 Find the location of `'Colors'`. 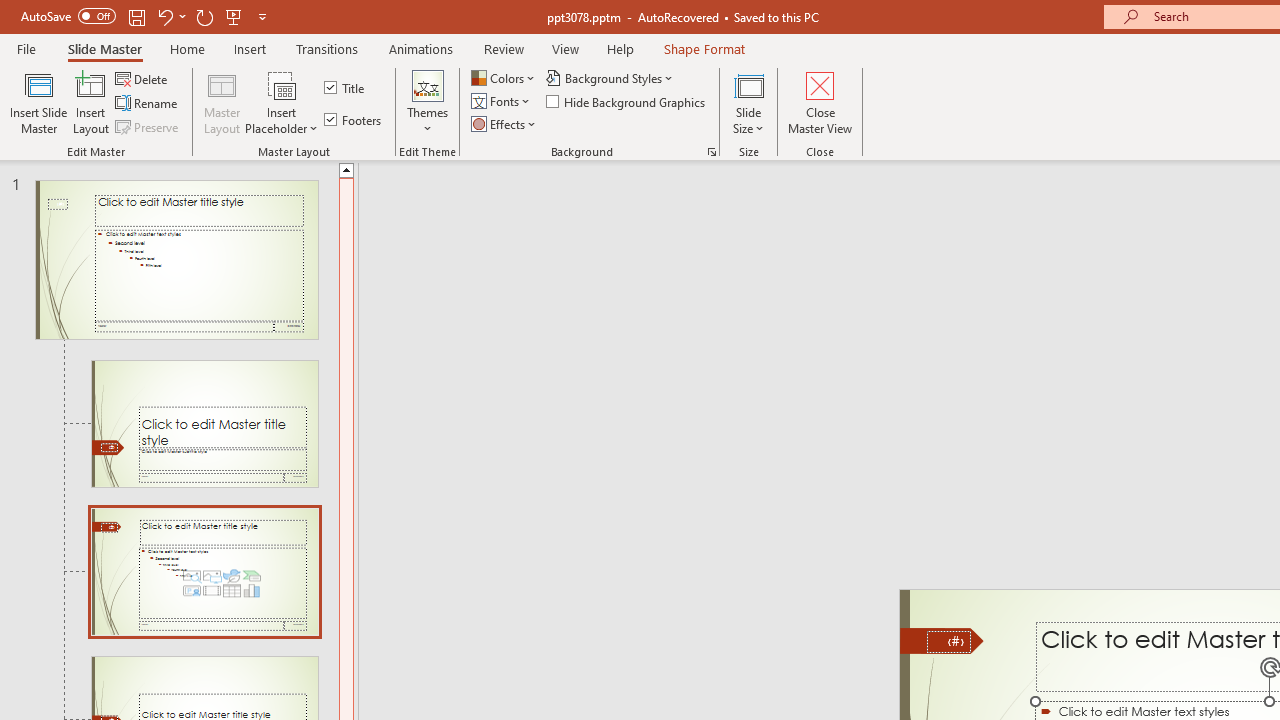

'Colors' is located at coordinates (504, 77).